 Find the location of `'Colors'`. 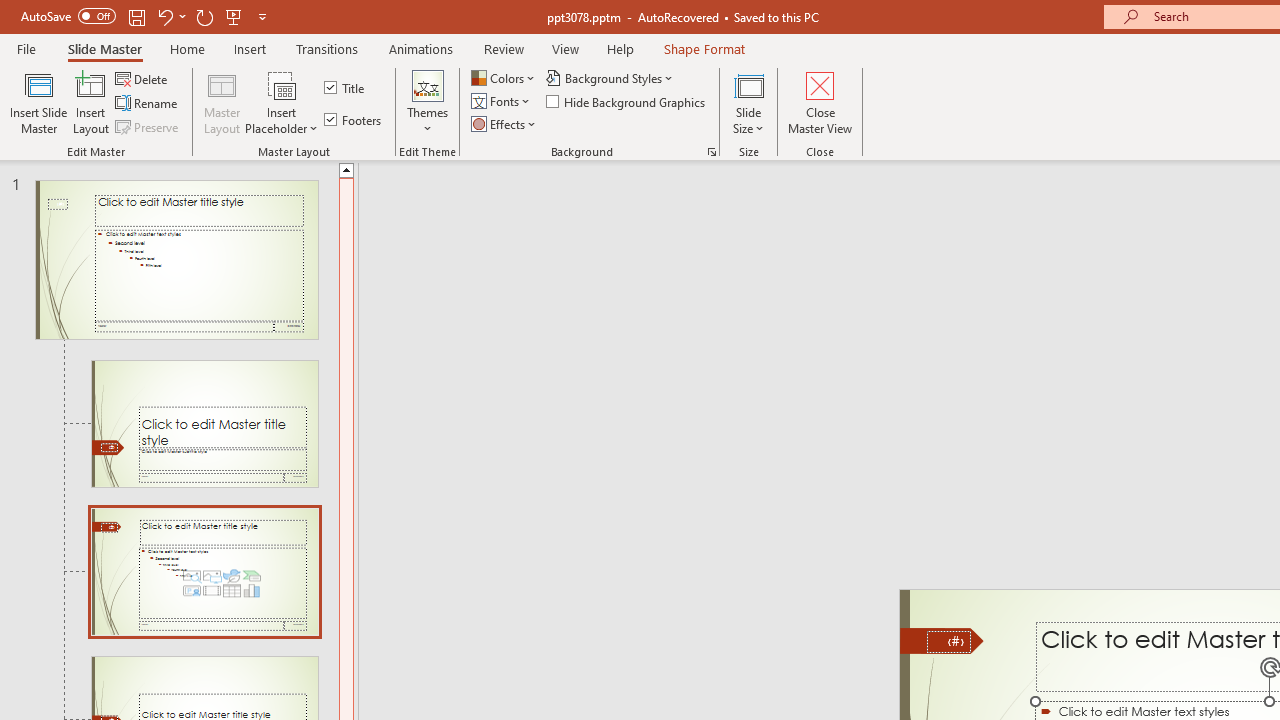

'Colors' is located at coordinates (504, 77).